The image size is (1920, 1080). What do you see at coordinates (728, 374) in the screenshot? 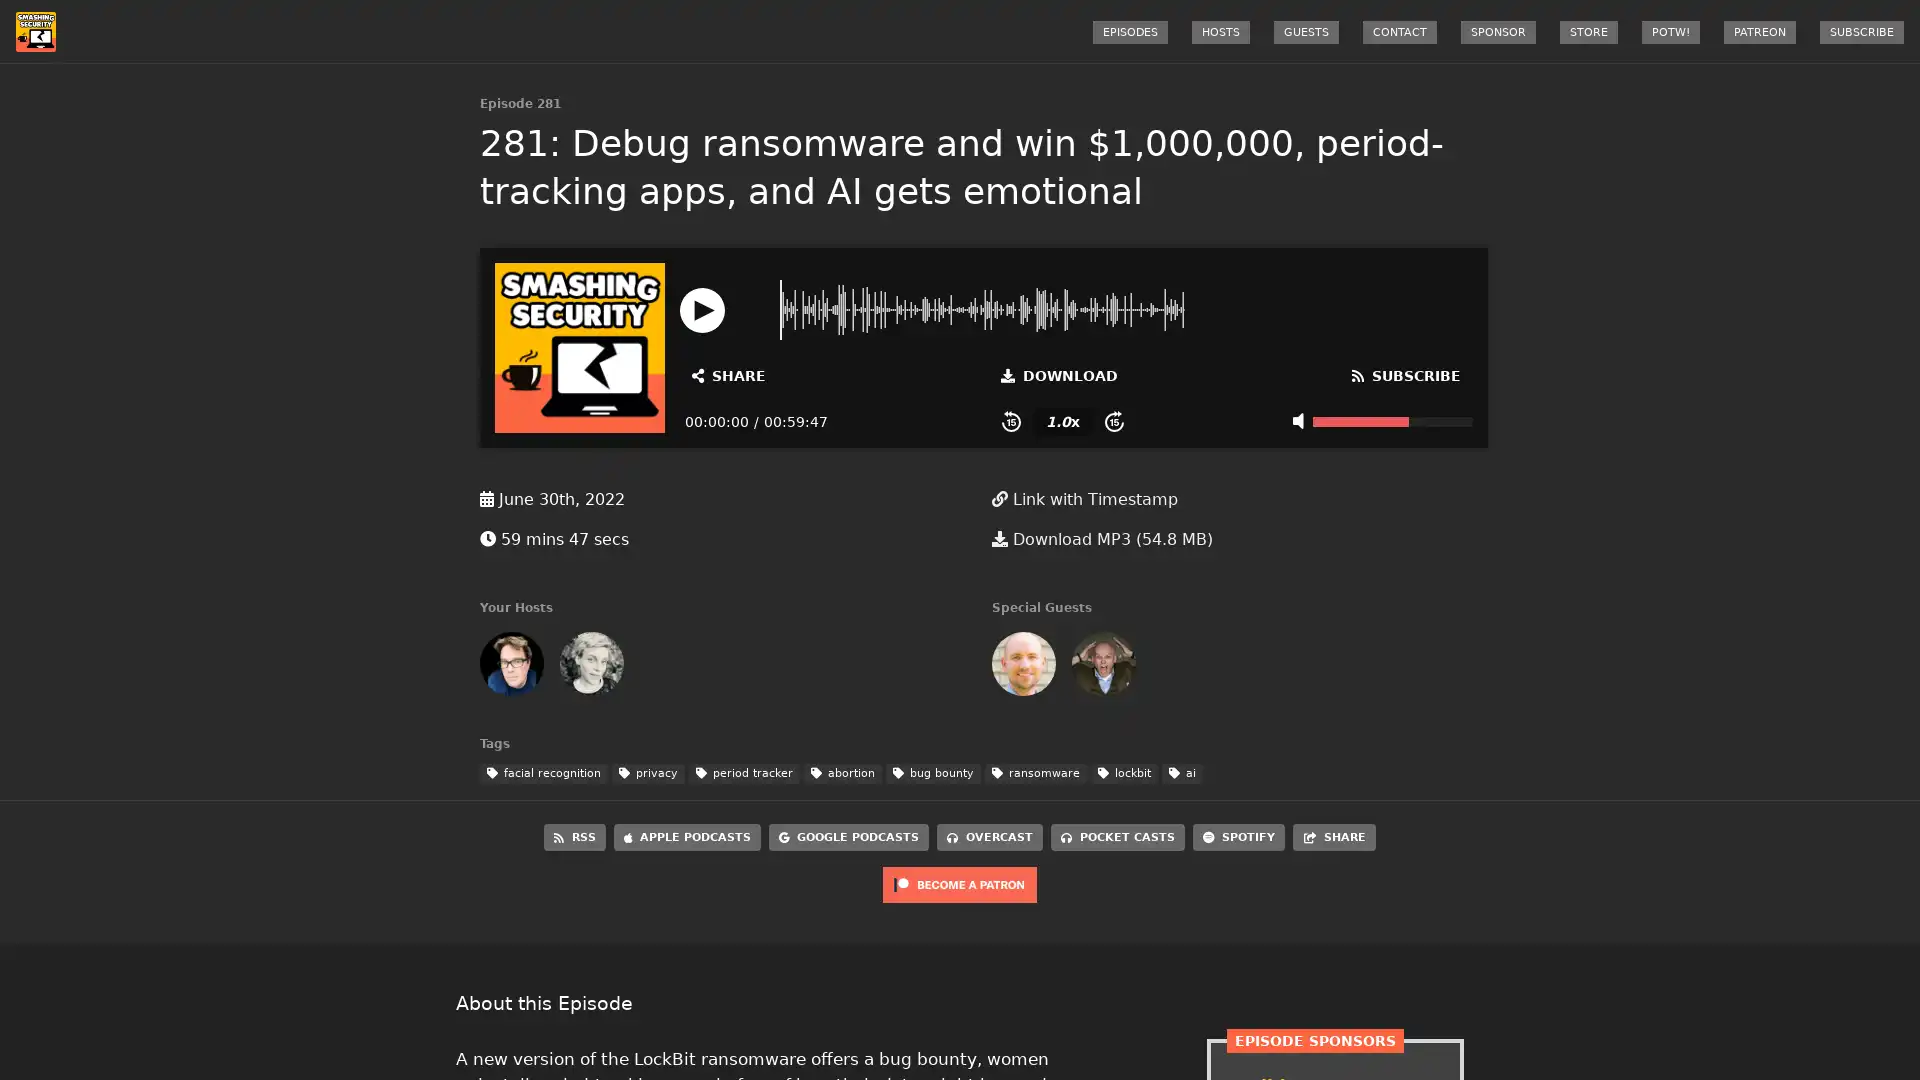
I see `Open Share and Subscribe Dialog` at bounding box center [728, 374].